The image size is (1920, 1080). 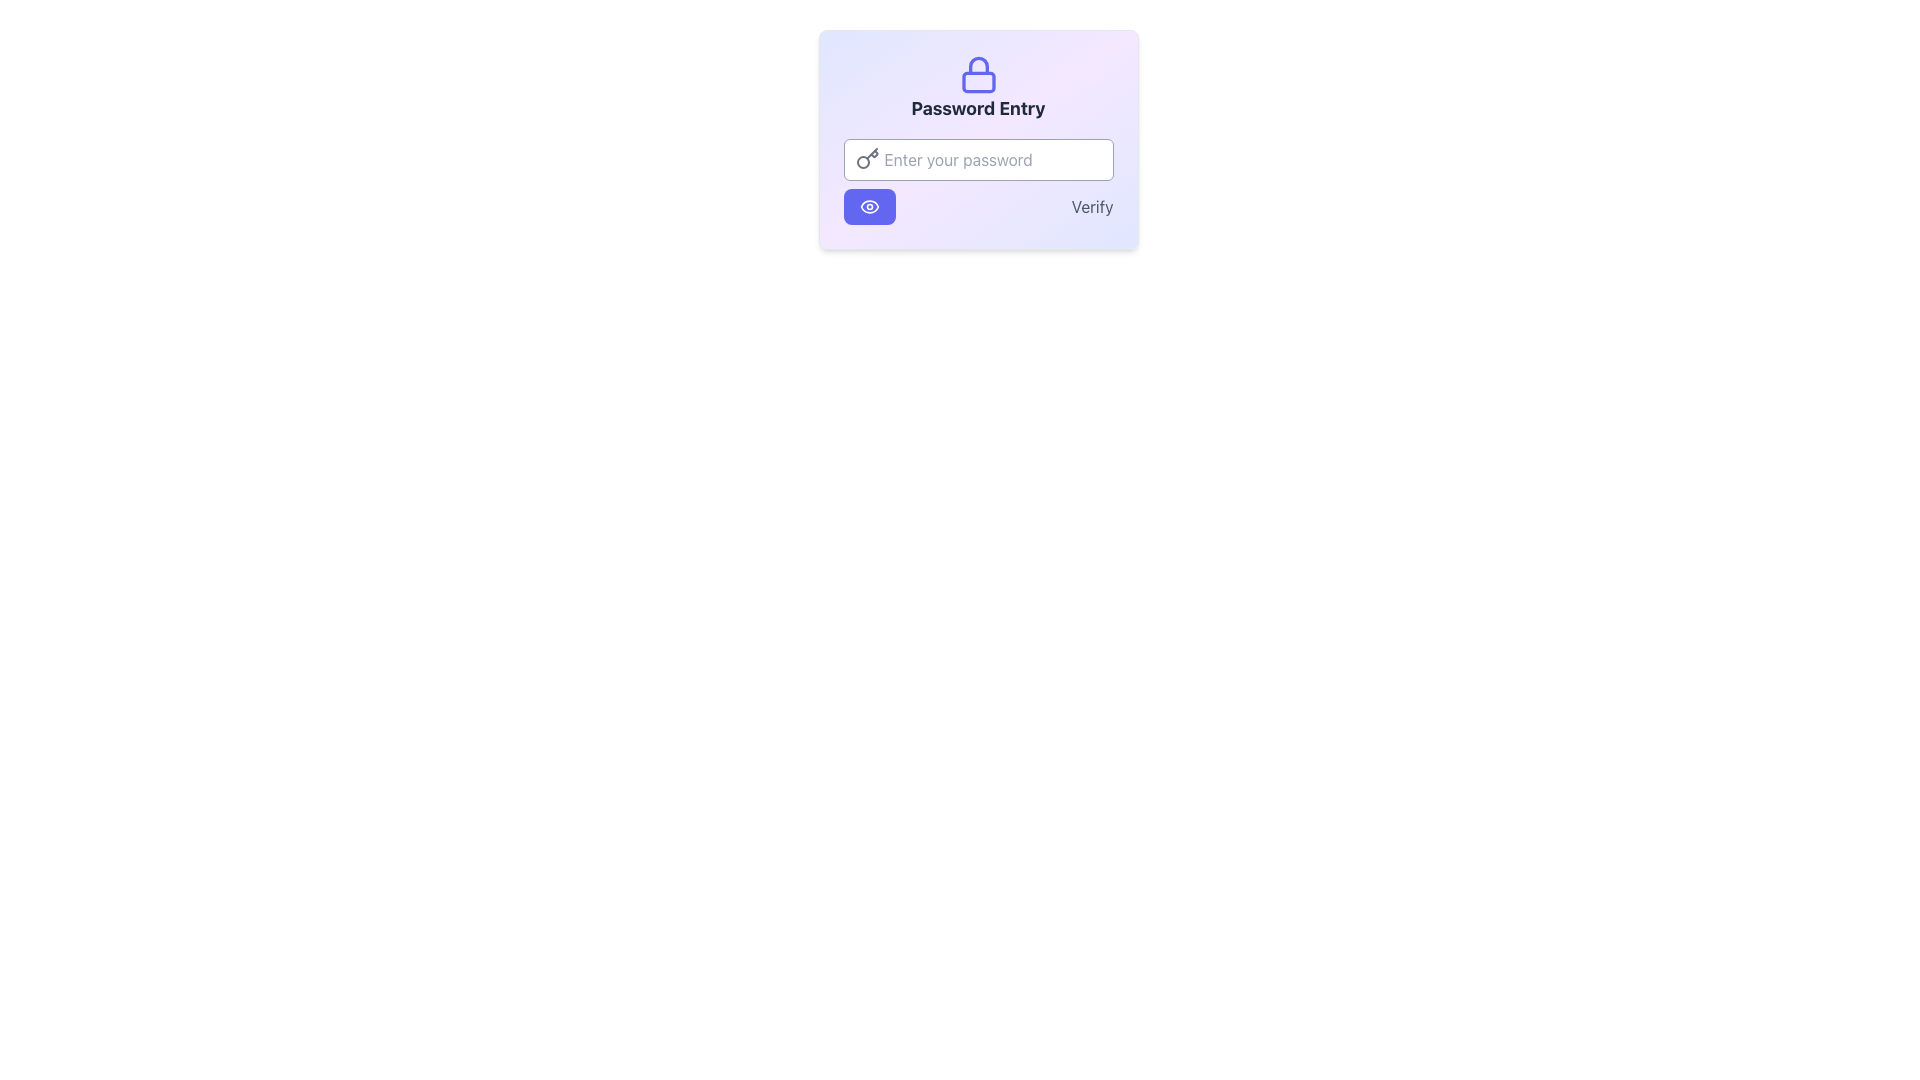 What do you see at coordinates (978, 64) in the screenshot?
I see `the decorative graphical icon indicating the security of the password entry field, which is positioned above the password text field` at bounding box center [978, 64].